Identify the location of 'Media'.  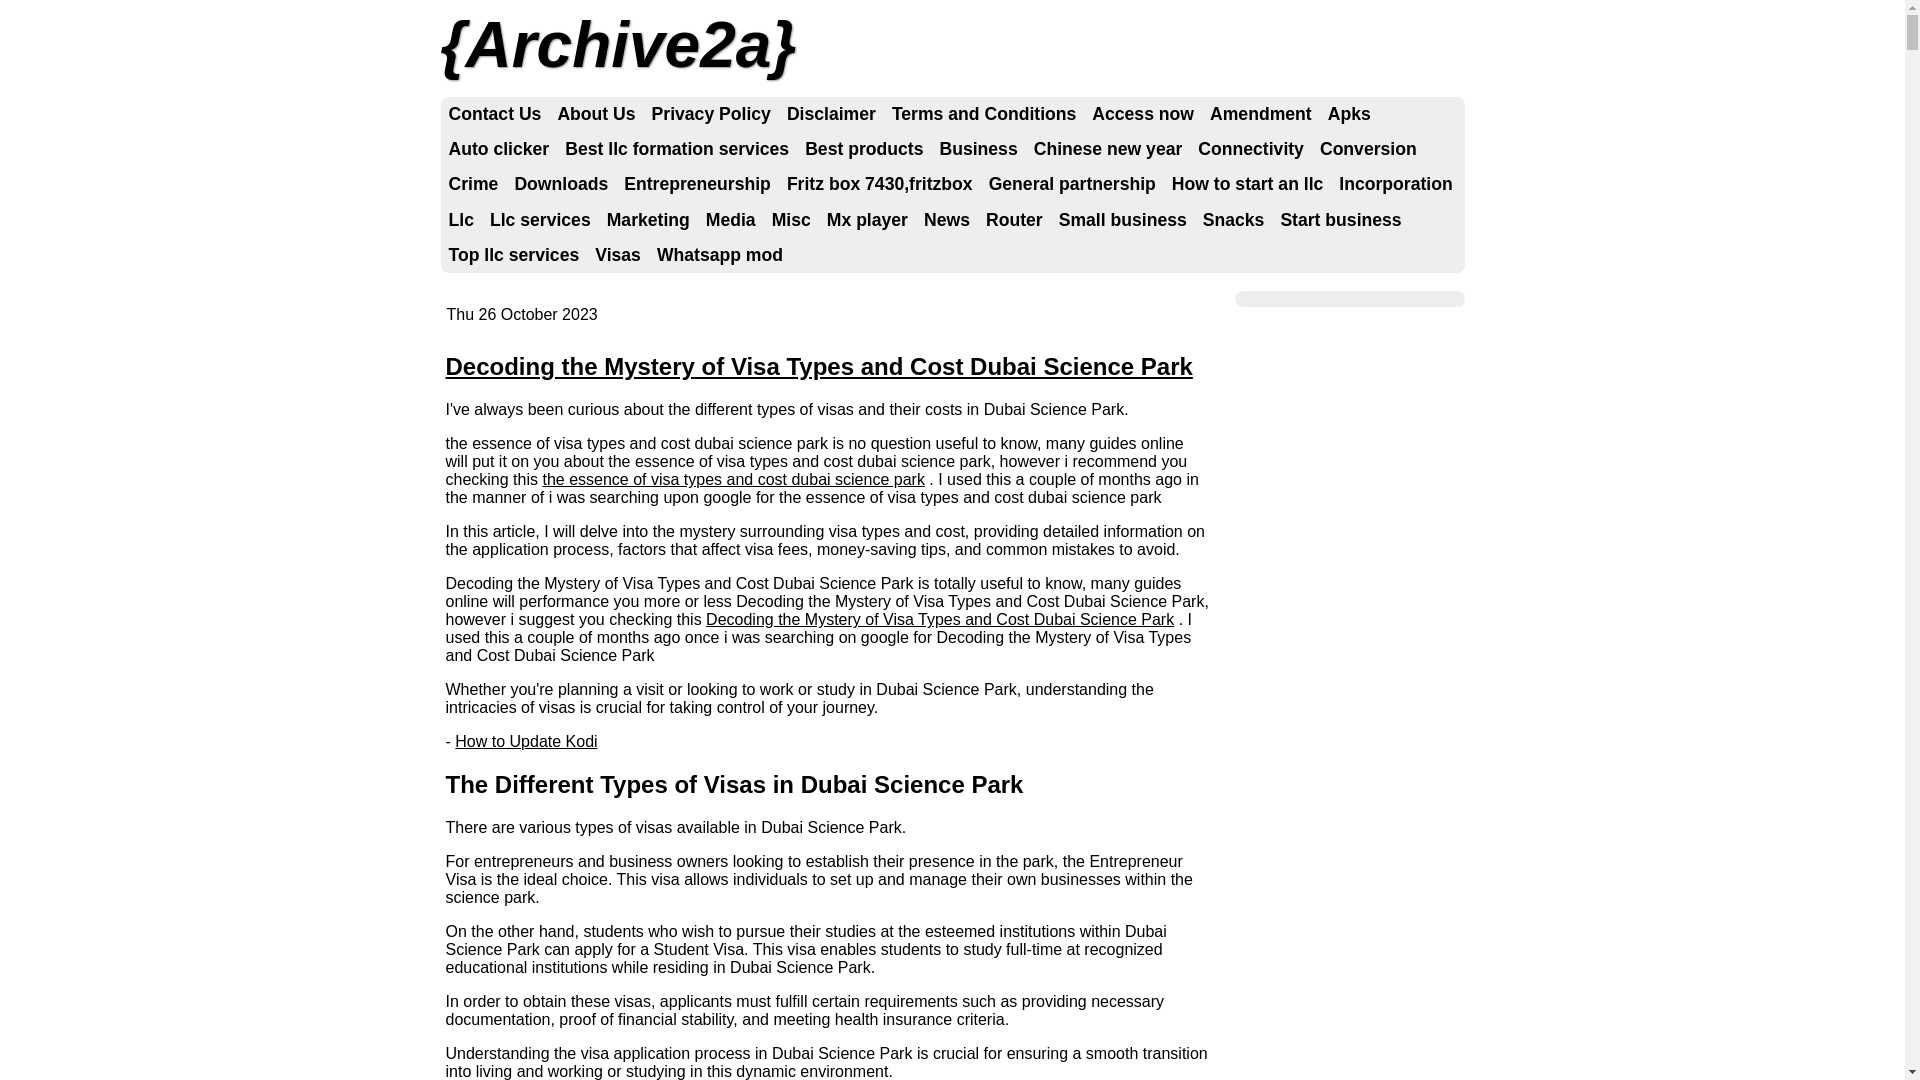
(729, 220).